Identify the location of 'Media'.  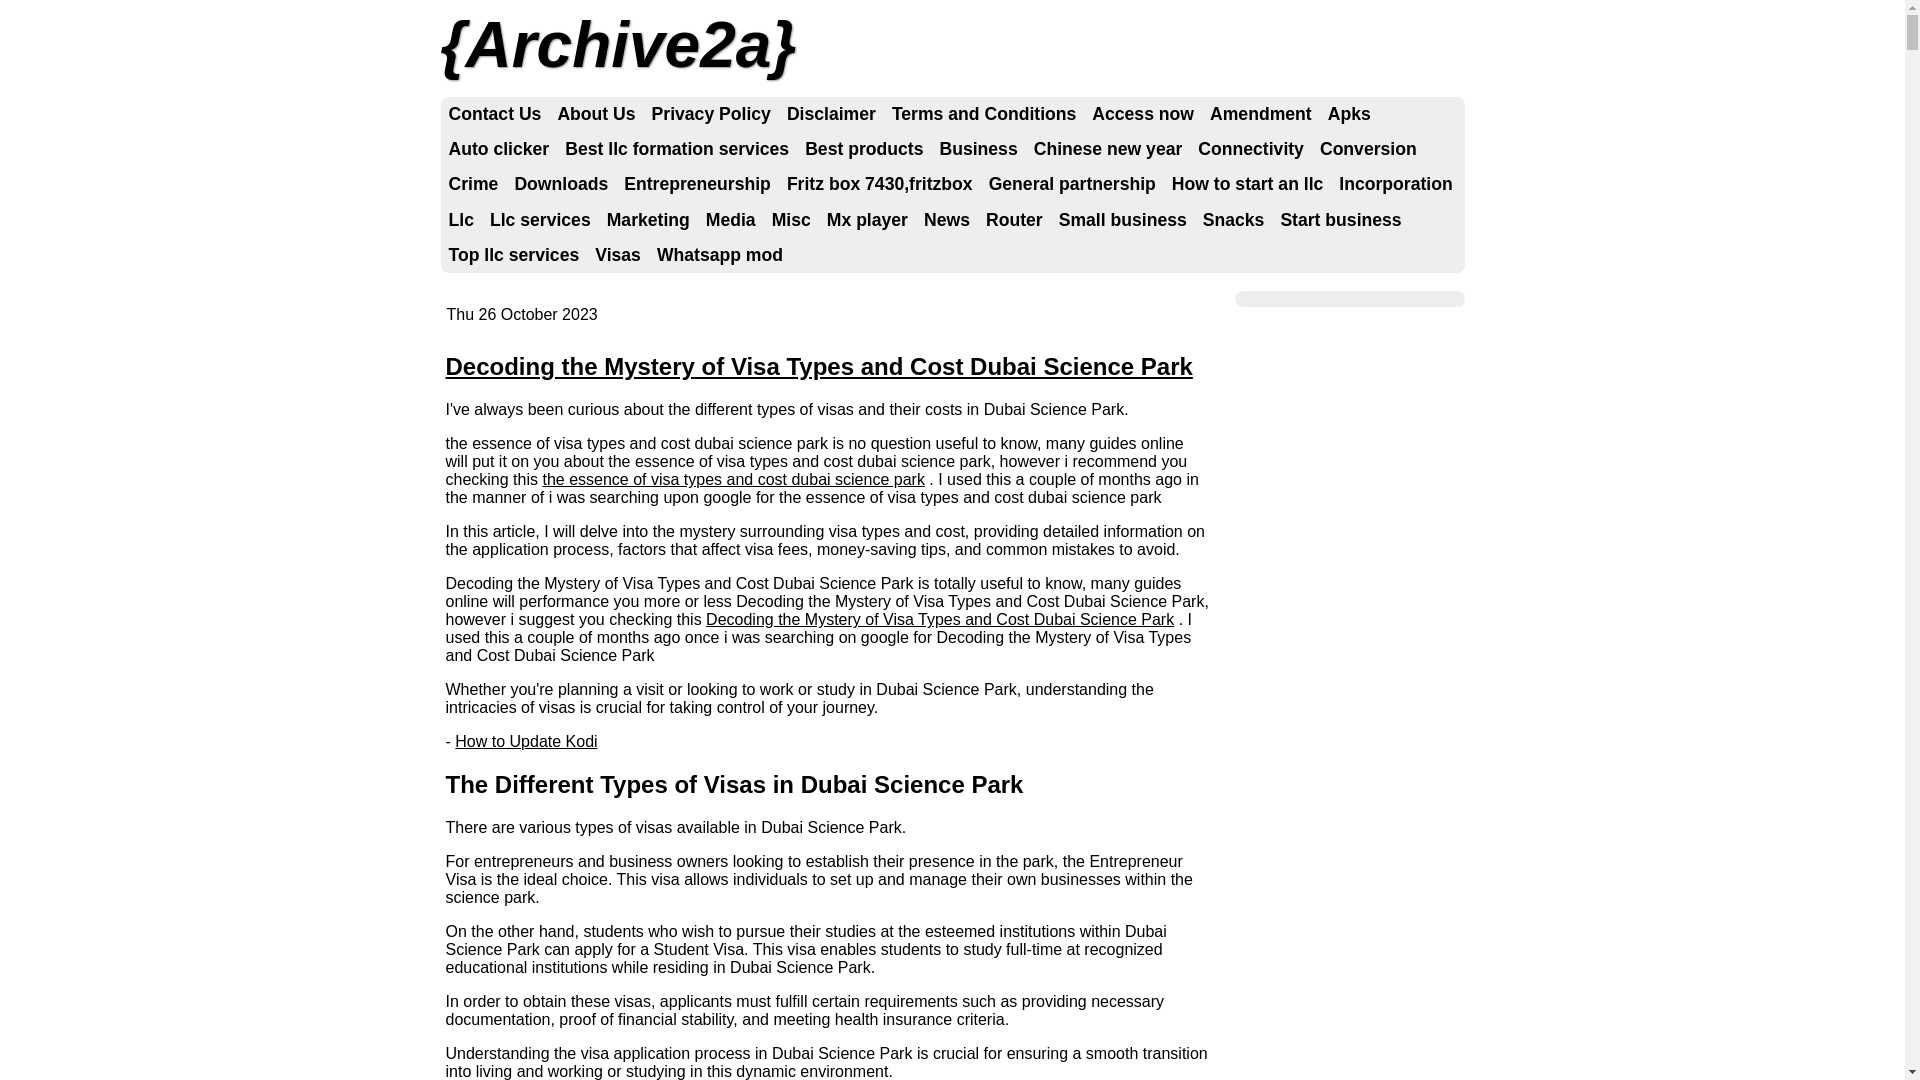
(729, 220).